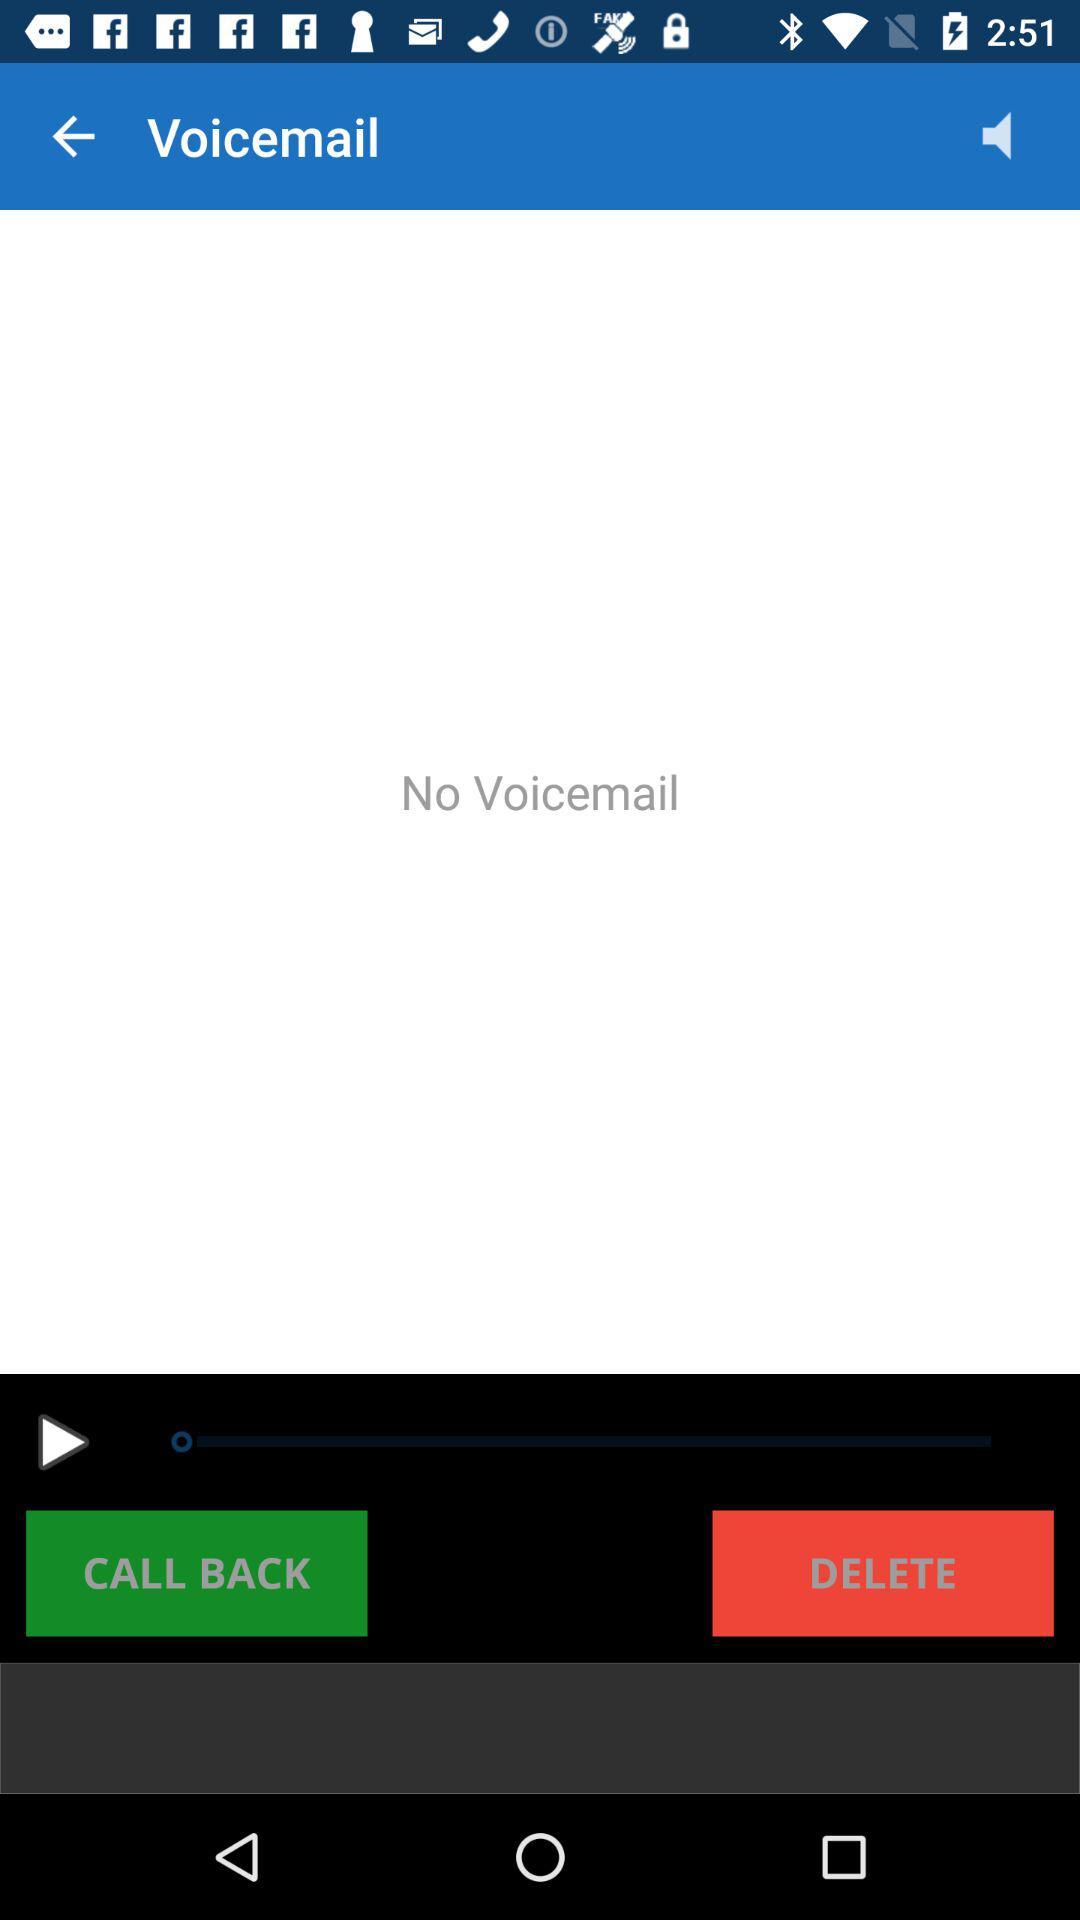 The image size is (1080, 1920). What do you see at coordinates (196, 1572) in the screenshot?
I see `the call back icon` at bounding box center [196, 1572].